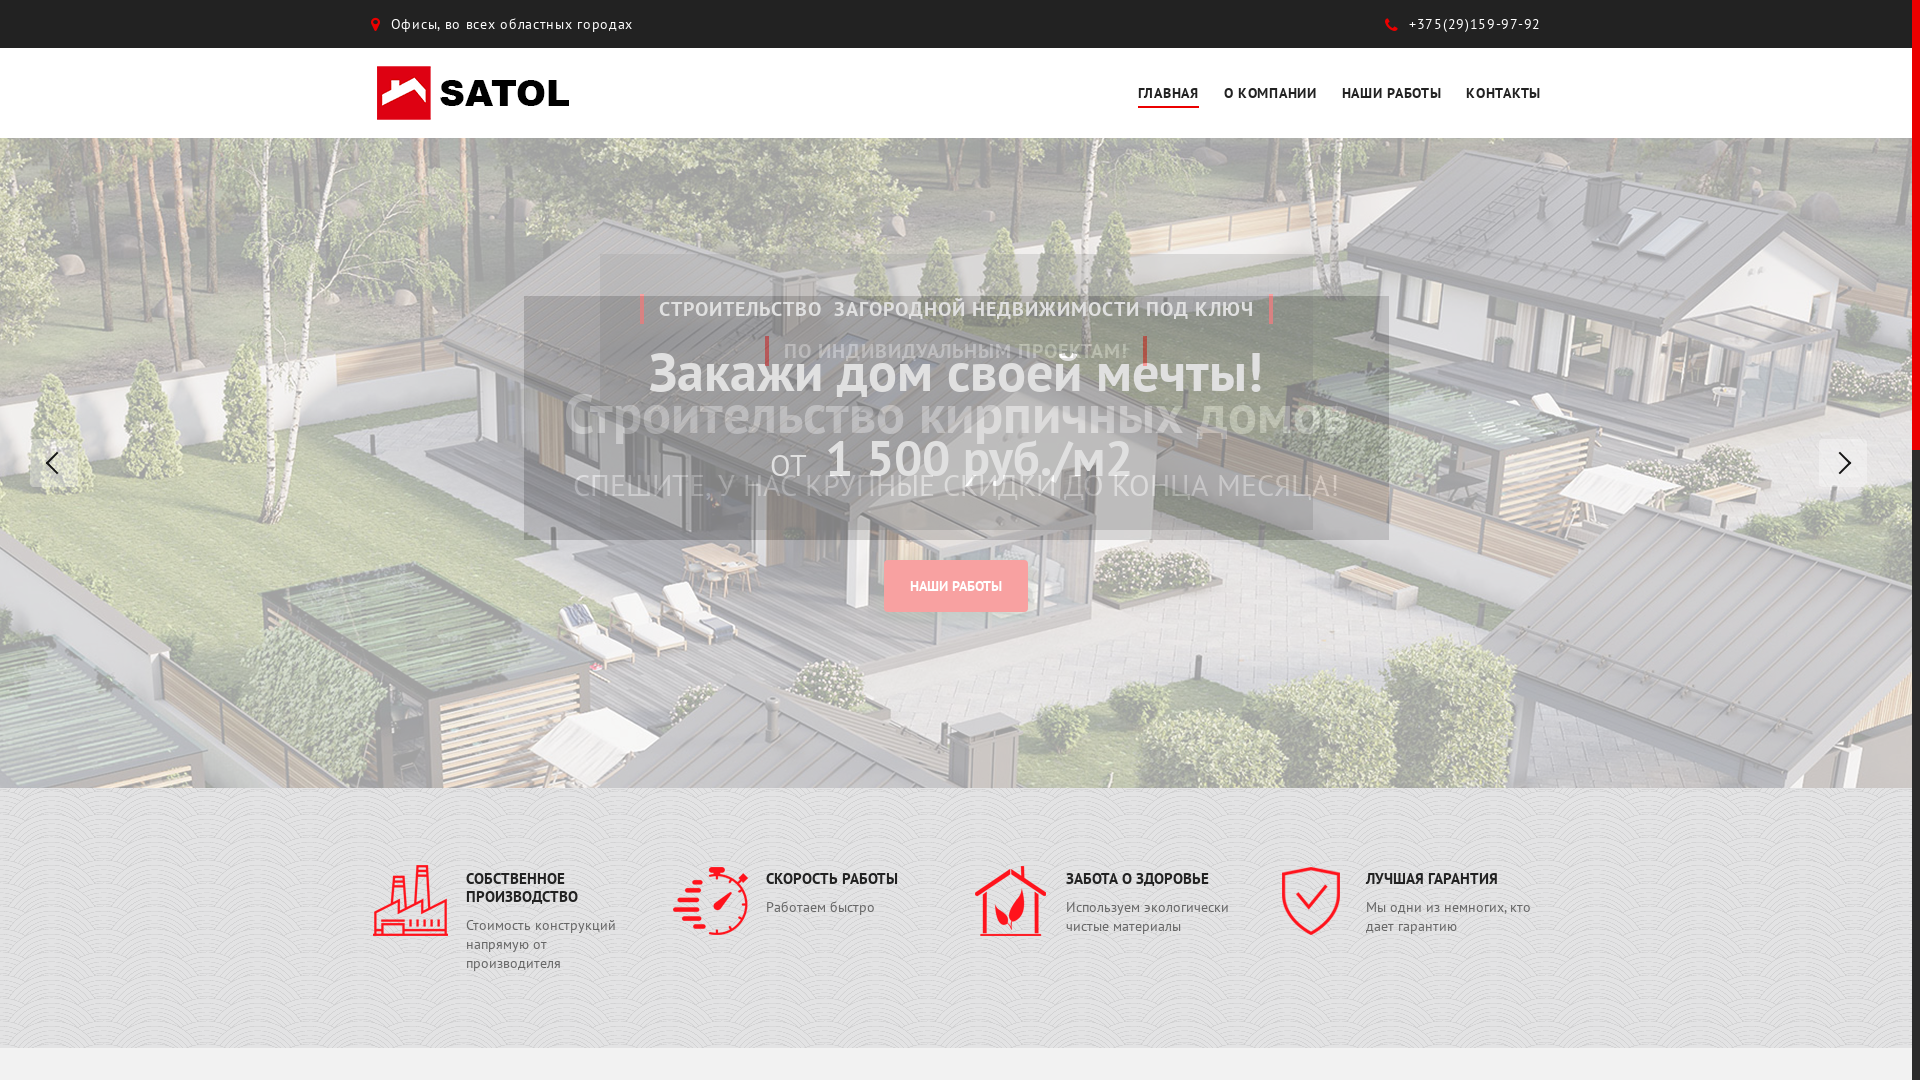 This screenshot has height=1080, width=1920. Describe the element at coordinates (1842, 462) in the screenshot. I see `'Next'` at that location.